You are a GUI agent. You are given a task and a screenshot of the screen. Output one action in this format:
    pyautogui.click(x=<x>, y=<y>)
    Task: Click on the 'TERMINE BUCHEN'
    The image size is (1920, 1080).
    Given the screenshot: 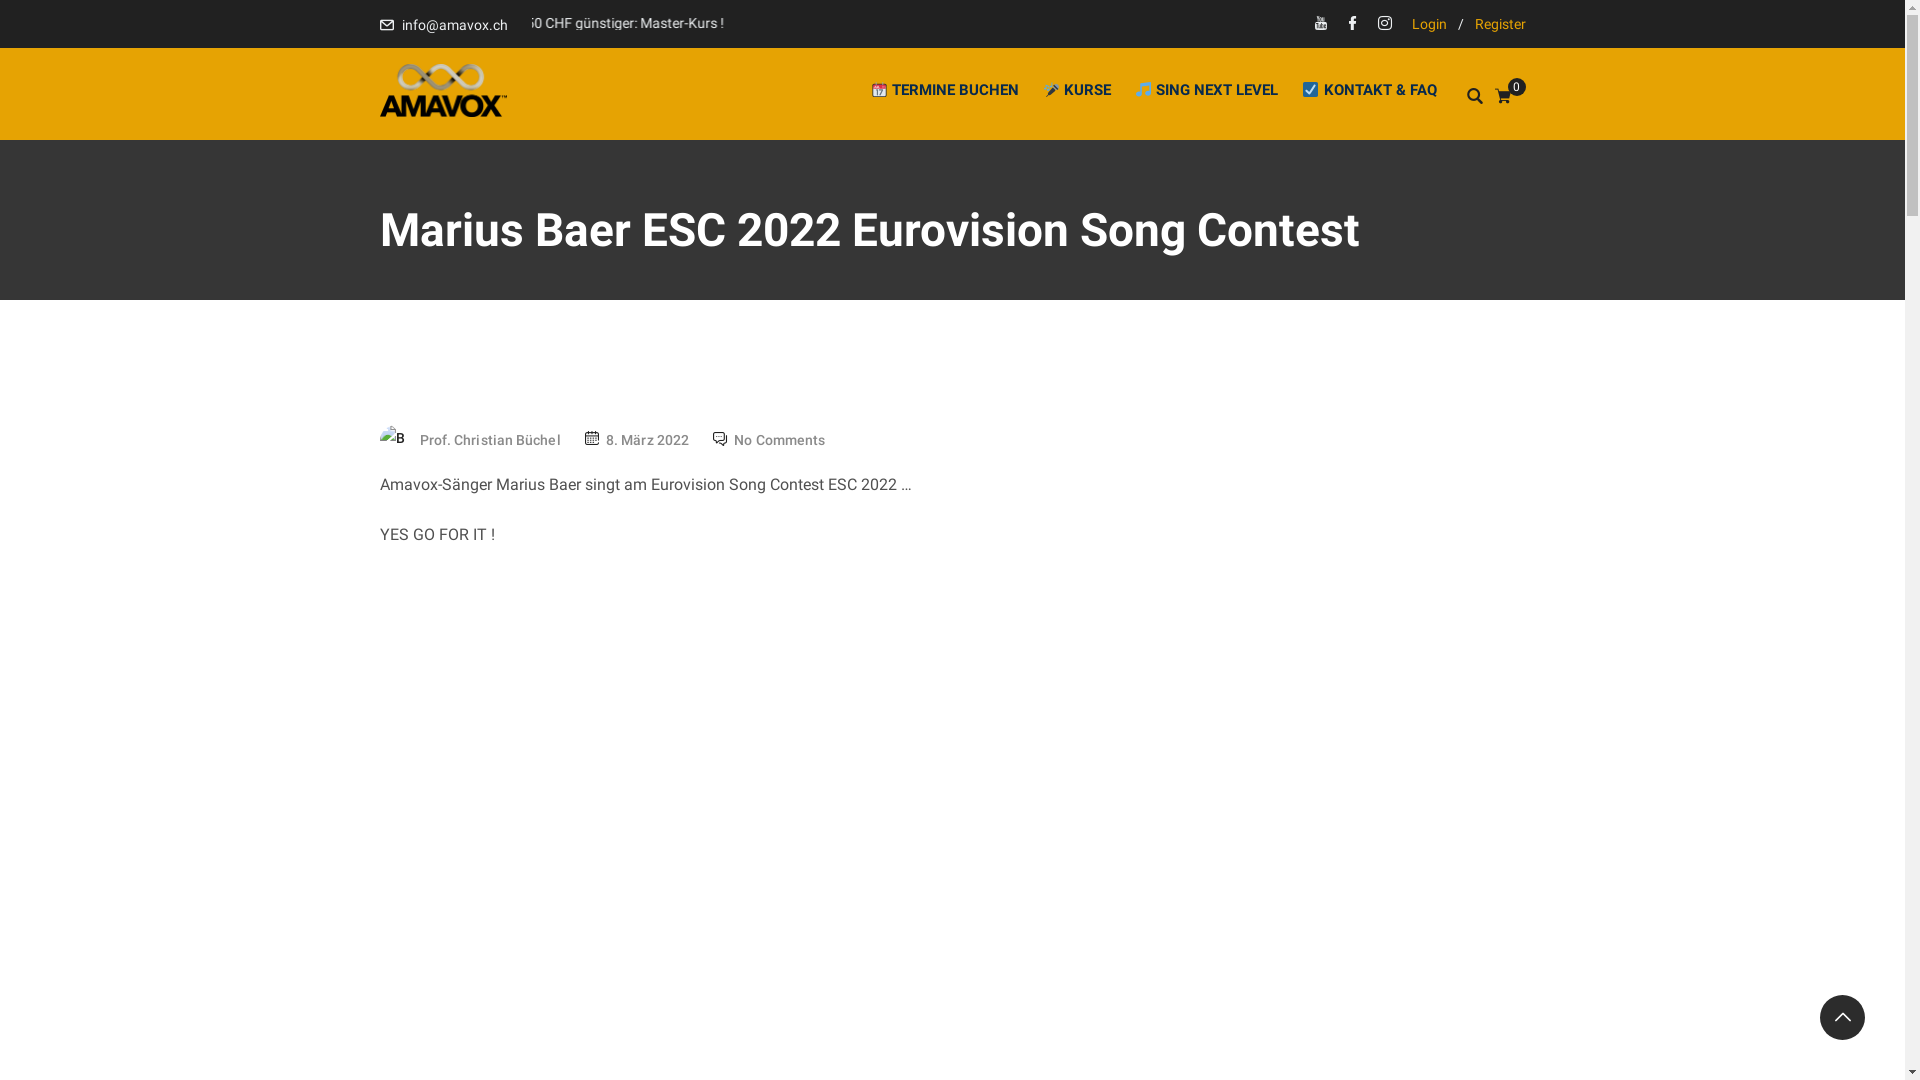 What is the action you would take?
    pyautogui.click(x=944, y=88)
    